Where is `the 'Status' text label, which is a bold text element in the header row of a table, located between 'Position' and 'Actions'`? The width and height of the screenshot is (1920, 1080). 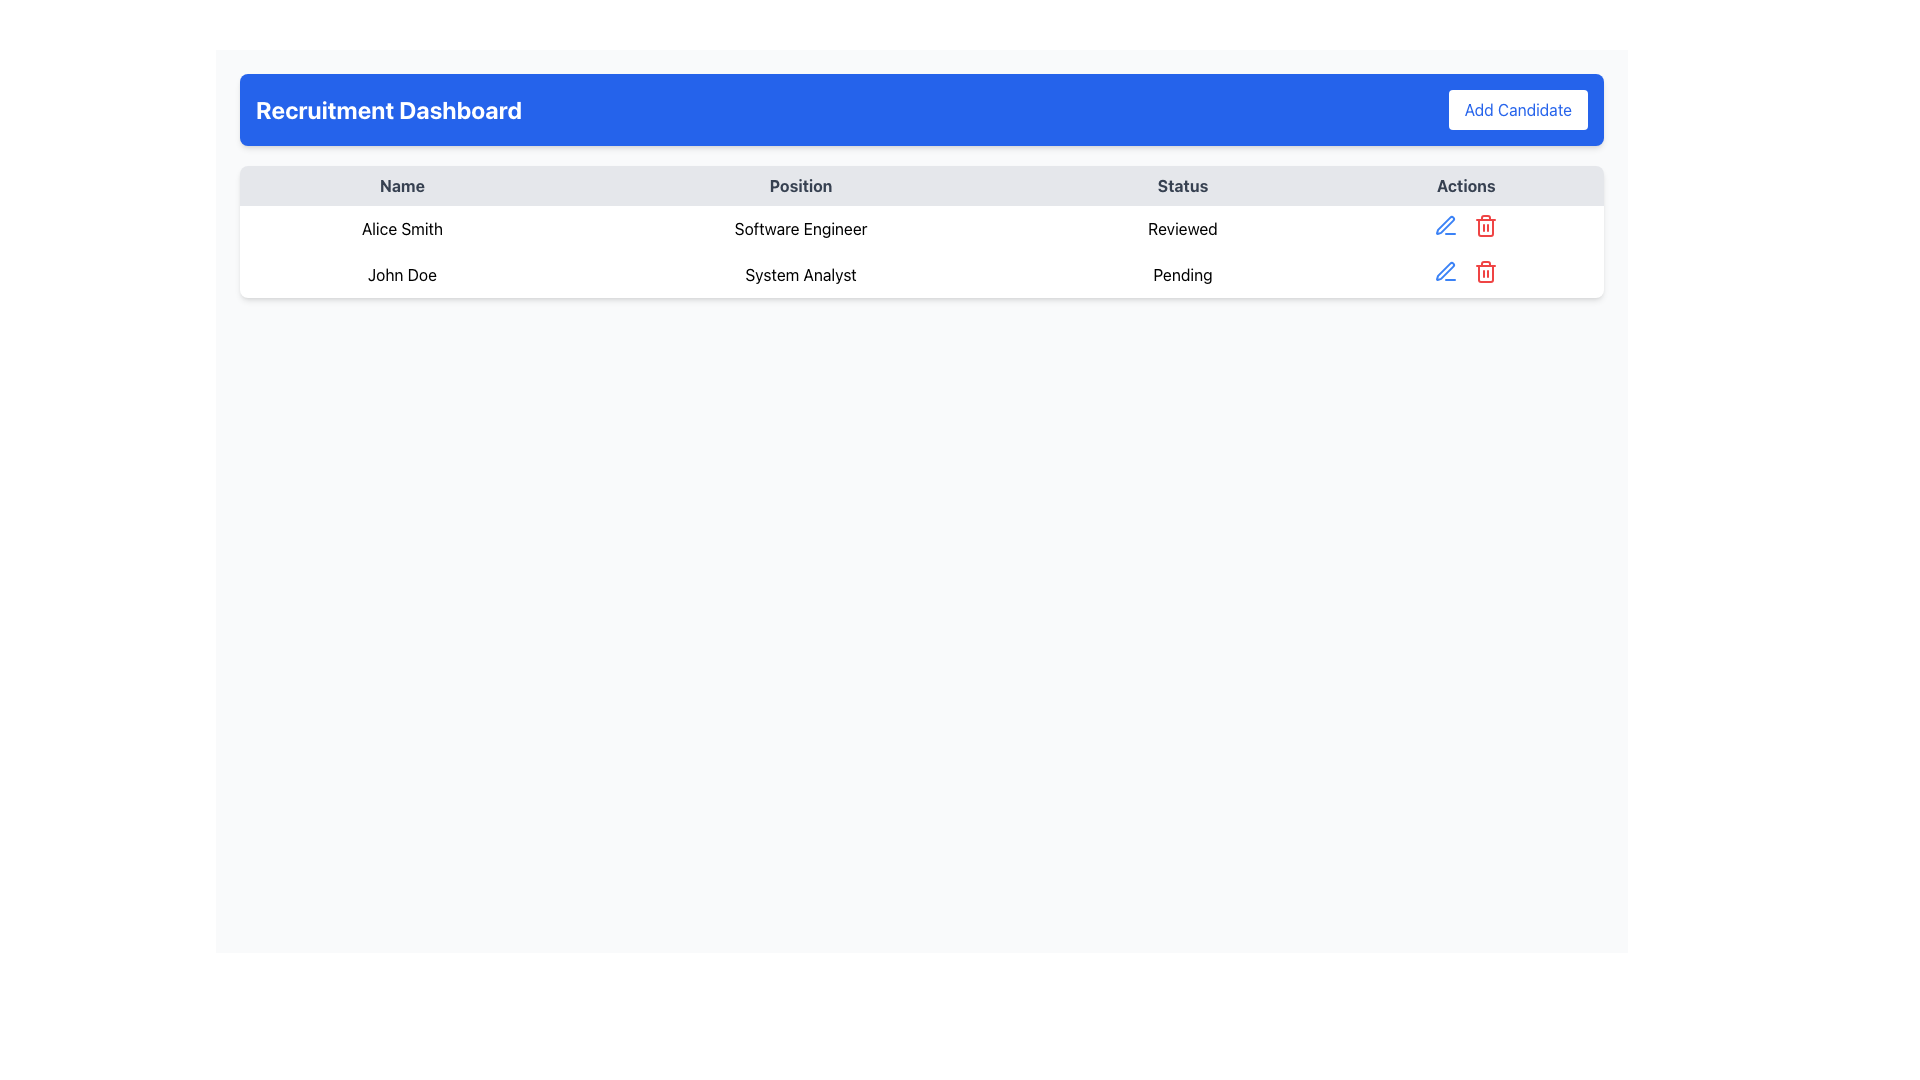 the 'Status' text label, which is a bold text element in the header row of a table, located between 'Position' and 'Actions' is located at coordinates (1182, 185).